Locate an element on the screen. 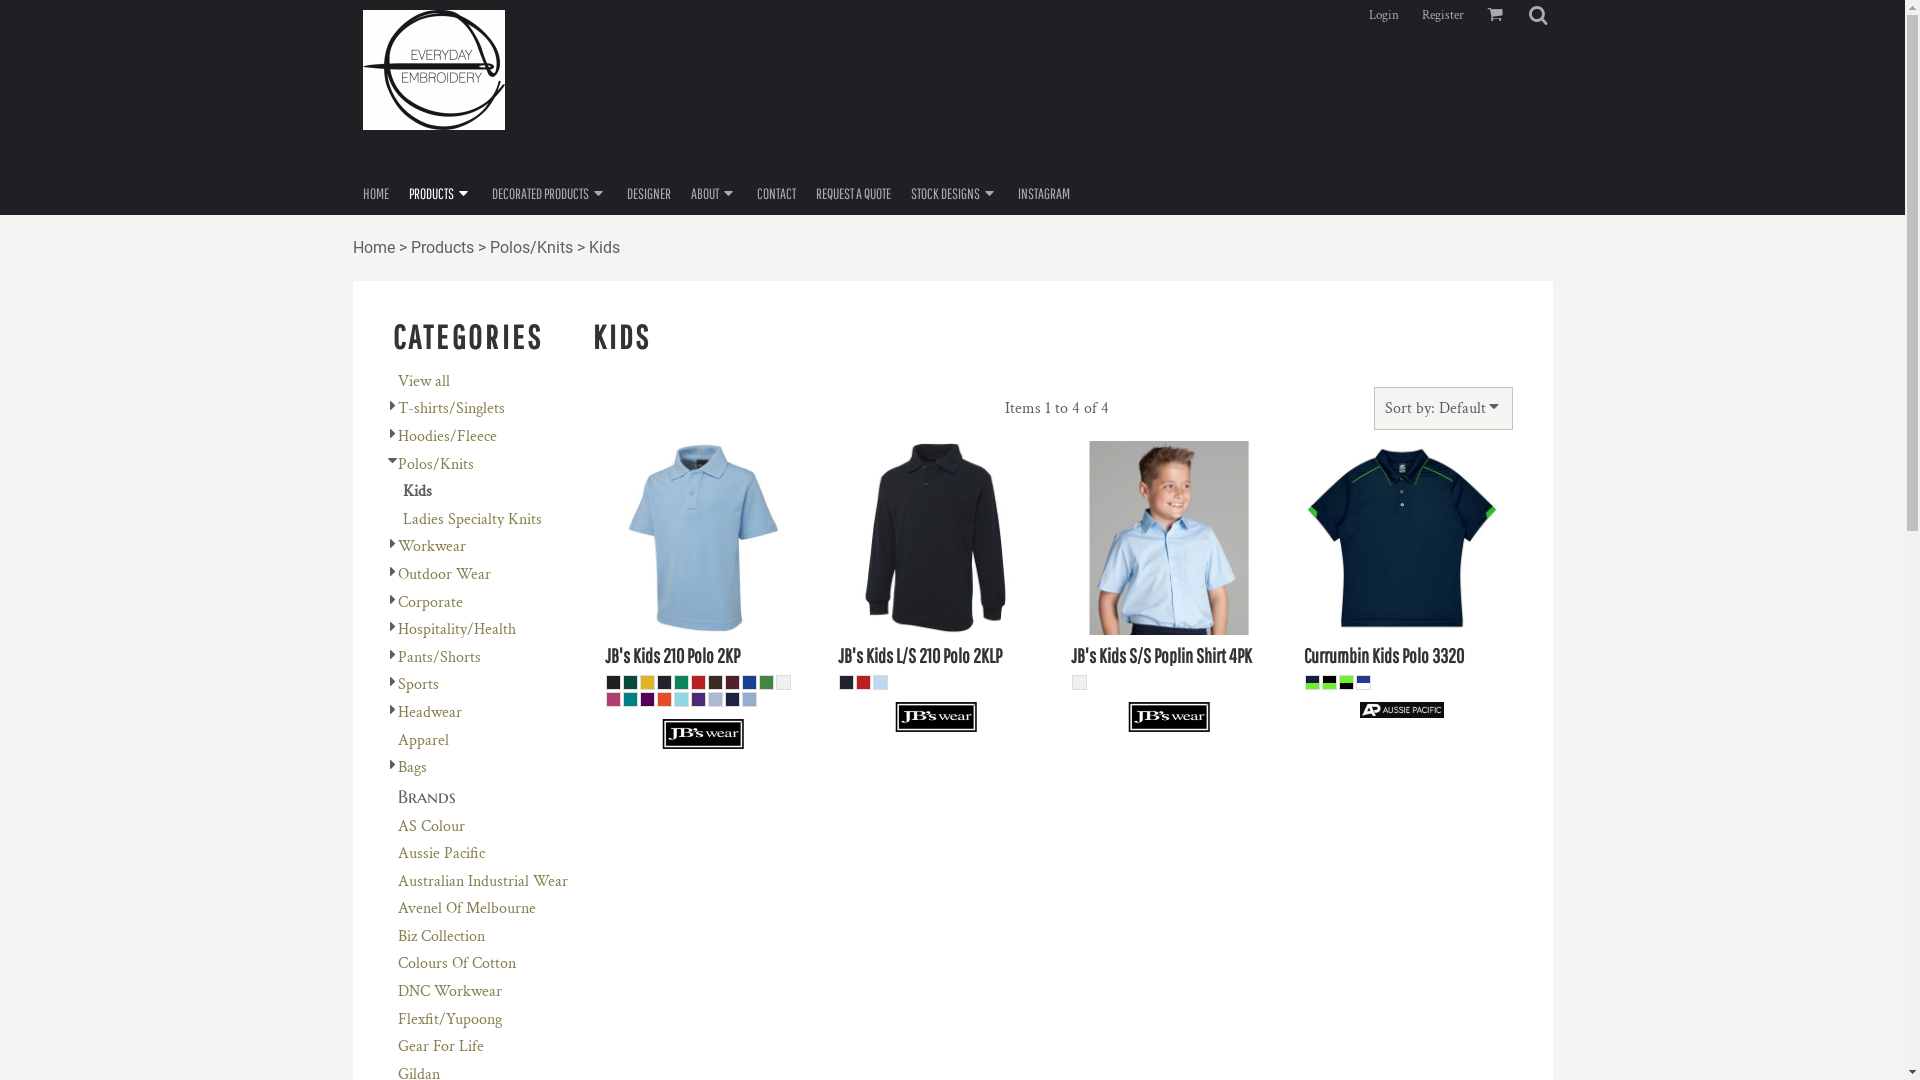 The width and height of the screenshot is (1920, 1080). 'Headwear' is located at coordinates (398, 711).